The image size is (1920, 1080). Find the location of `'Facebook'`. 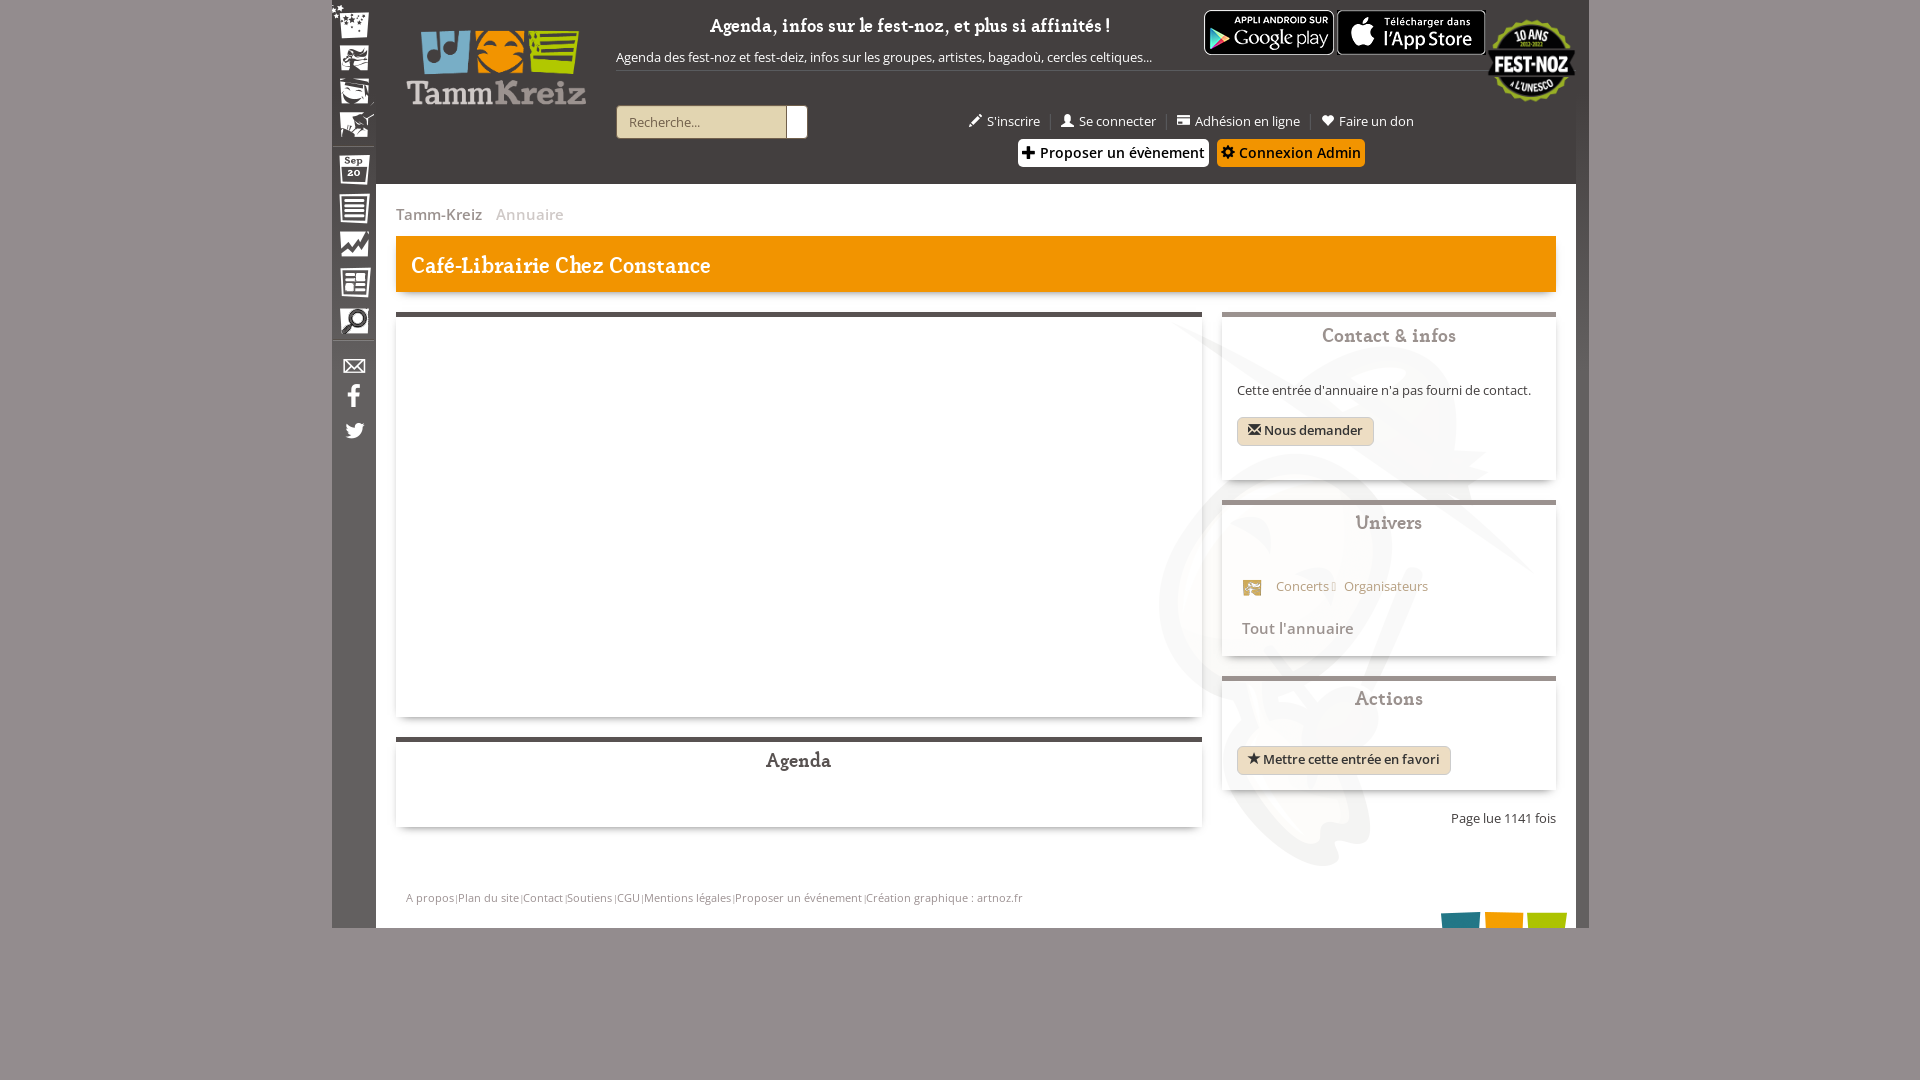

'Facebook' is located at coordinates (331, 402).